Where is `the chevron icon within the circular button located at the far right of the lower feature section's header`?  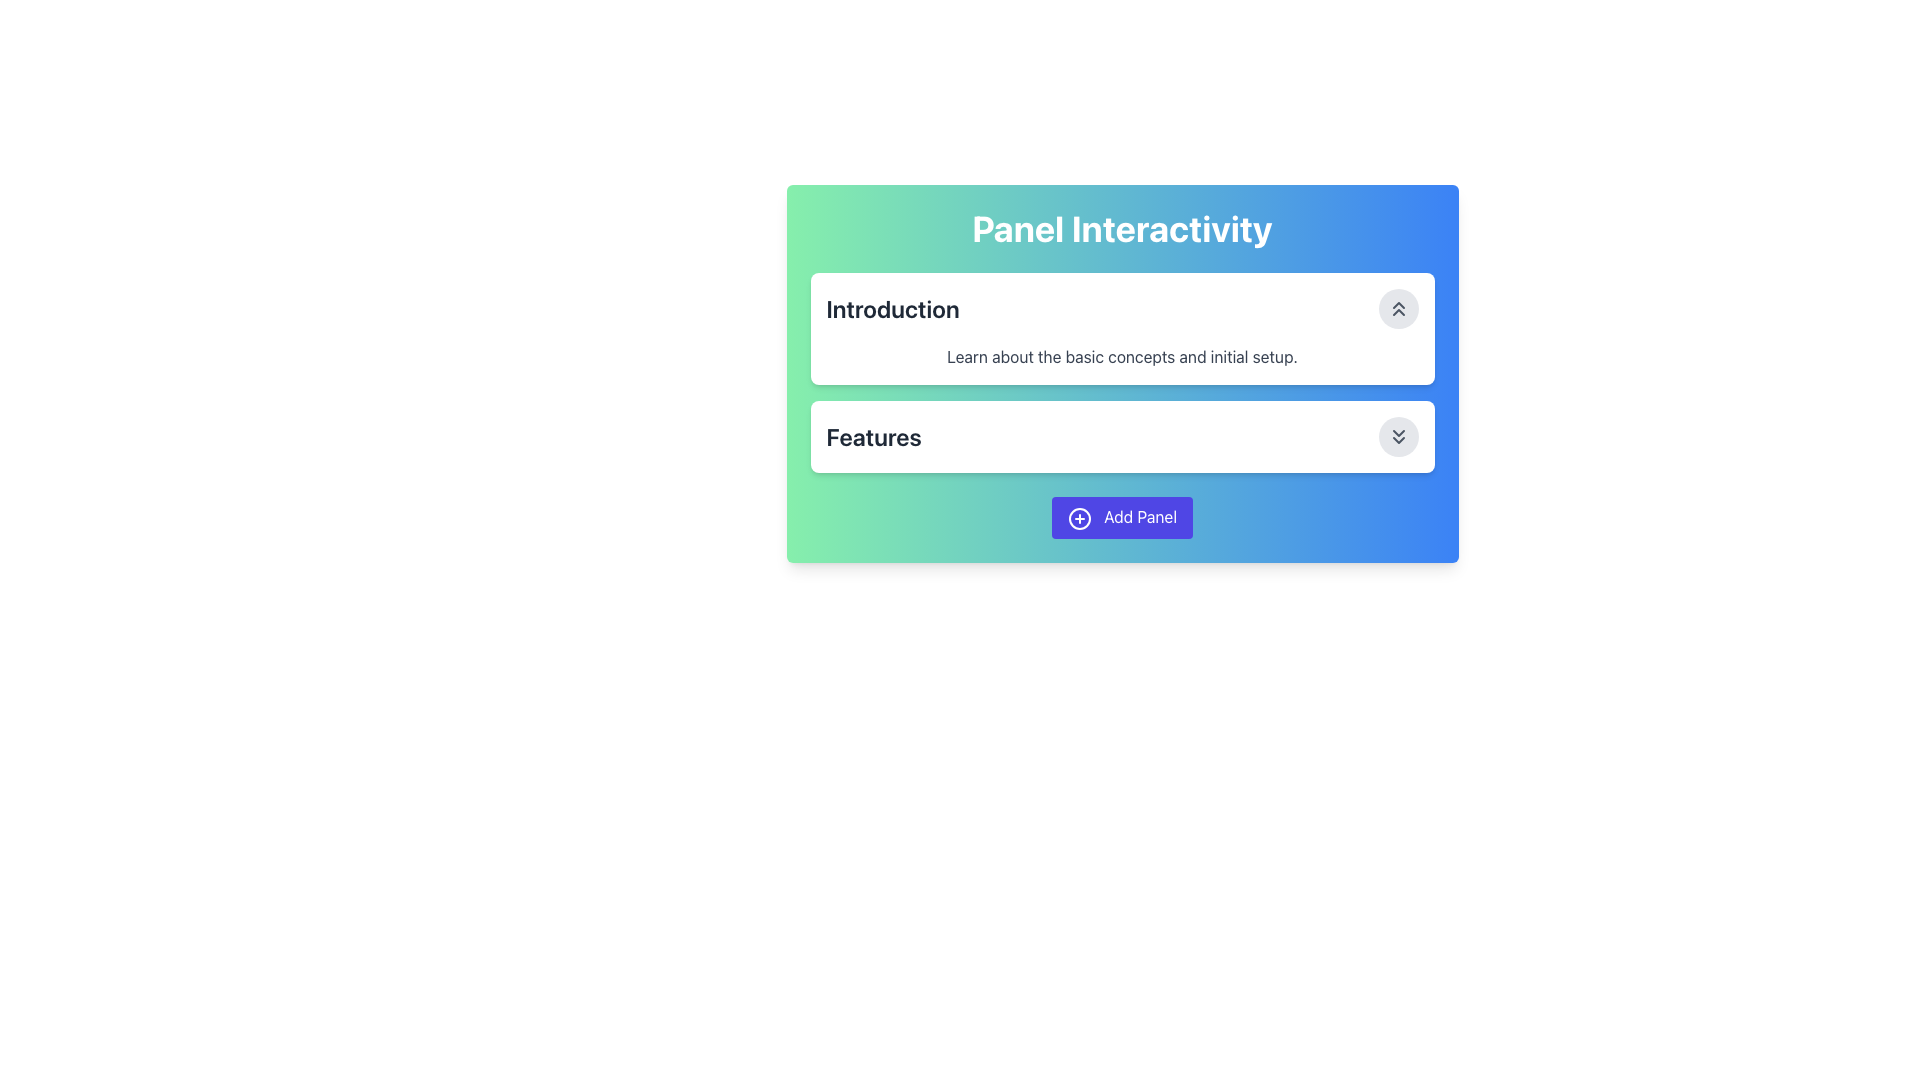
the chevron icon within the circular button located at the far right of the lower feature section's header is located at coordinates (1397, 435).